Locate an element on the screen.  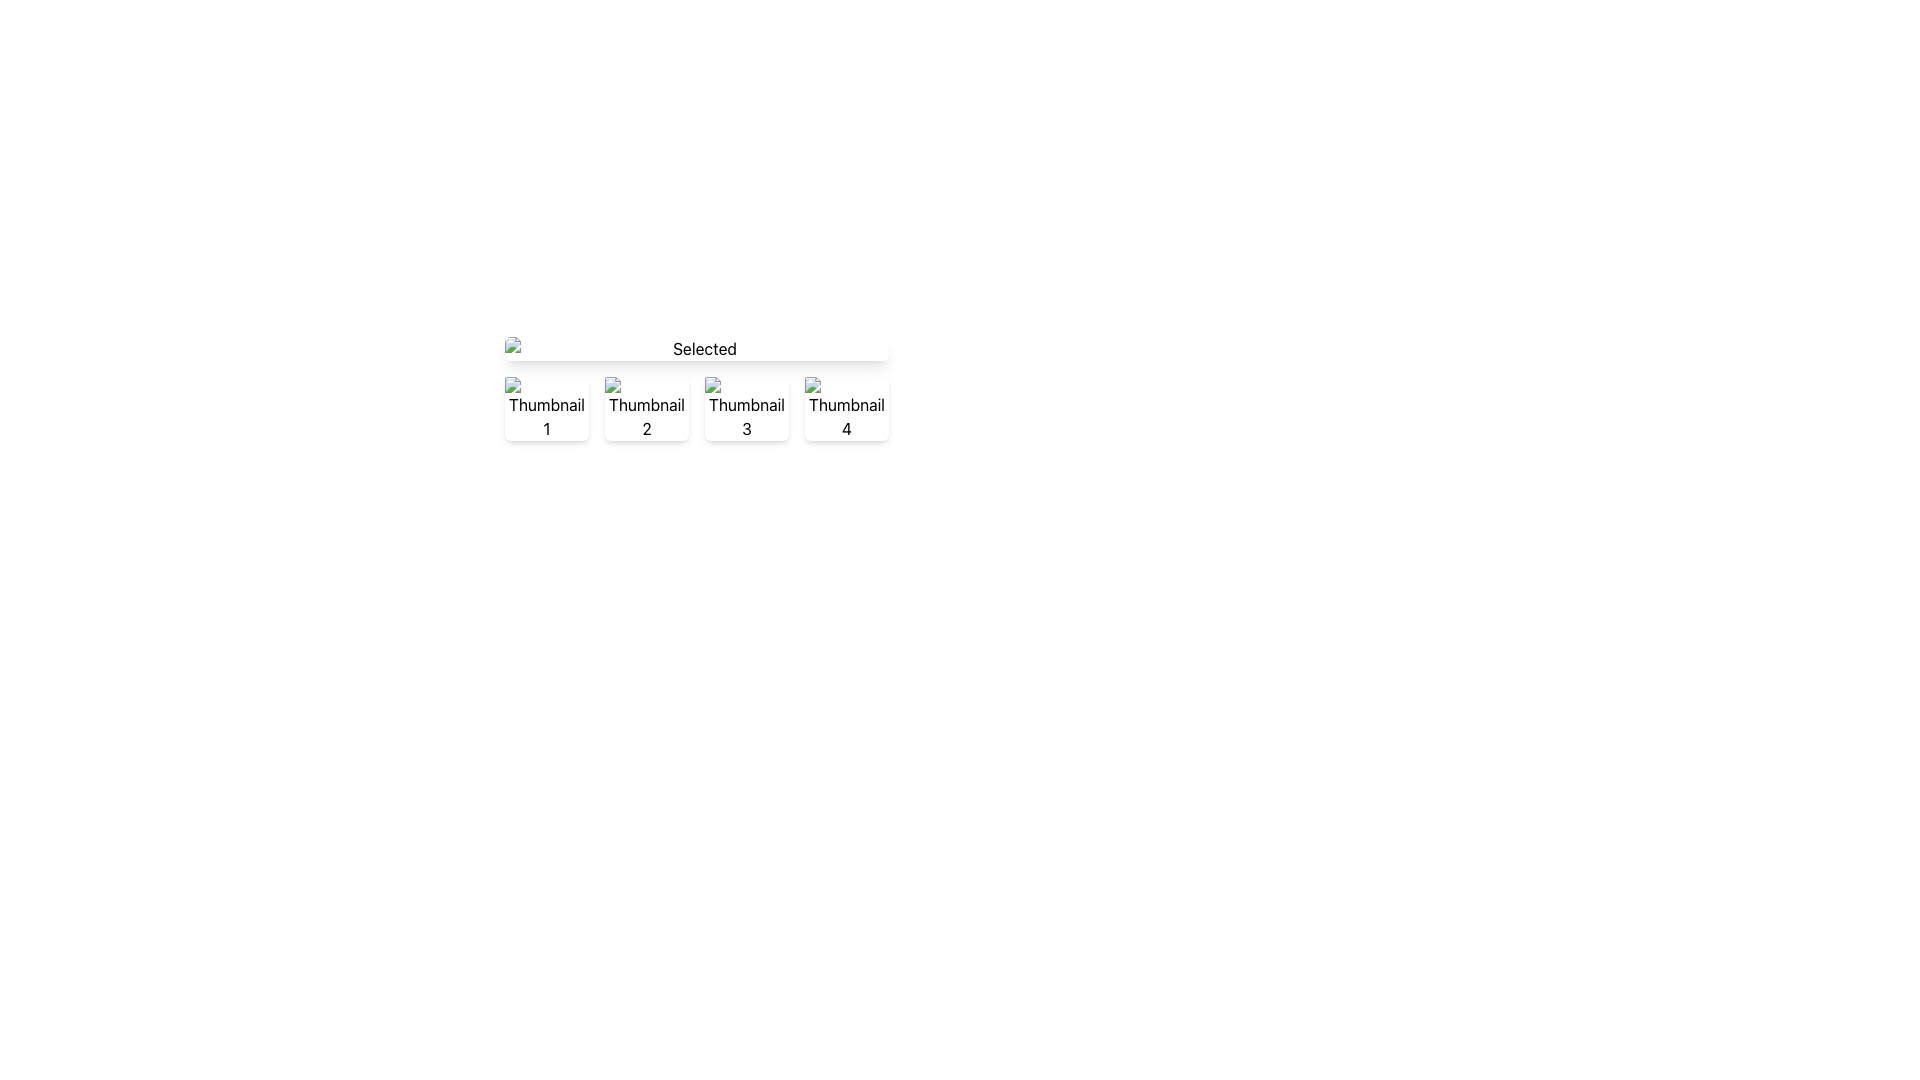
the 'Thumbnail 3' button, which is a rectangular thumbnail image with a shadow effect is located at coordinates (746, 407).